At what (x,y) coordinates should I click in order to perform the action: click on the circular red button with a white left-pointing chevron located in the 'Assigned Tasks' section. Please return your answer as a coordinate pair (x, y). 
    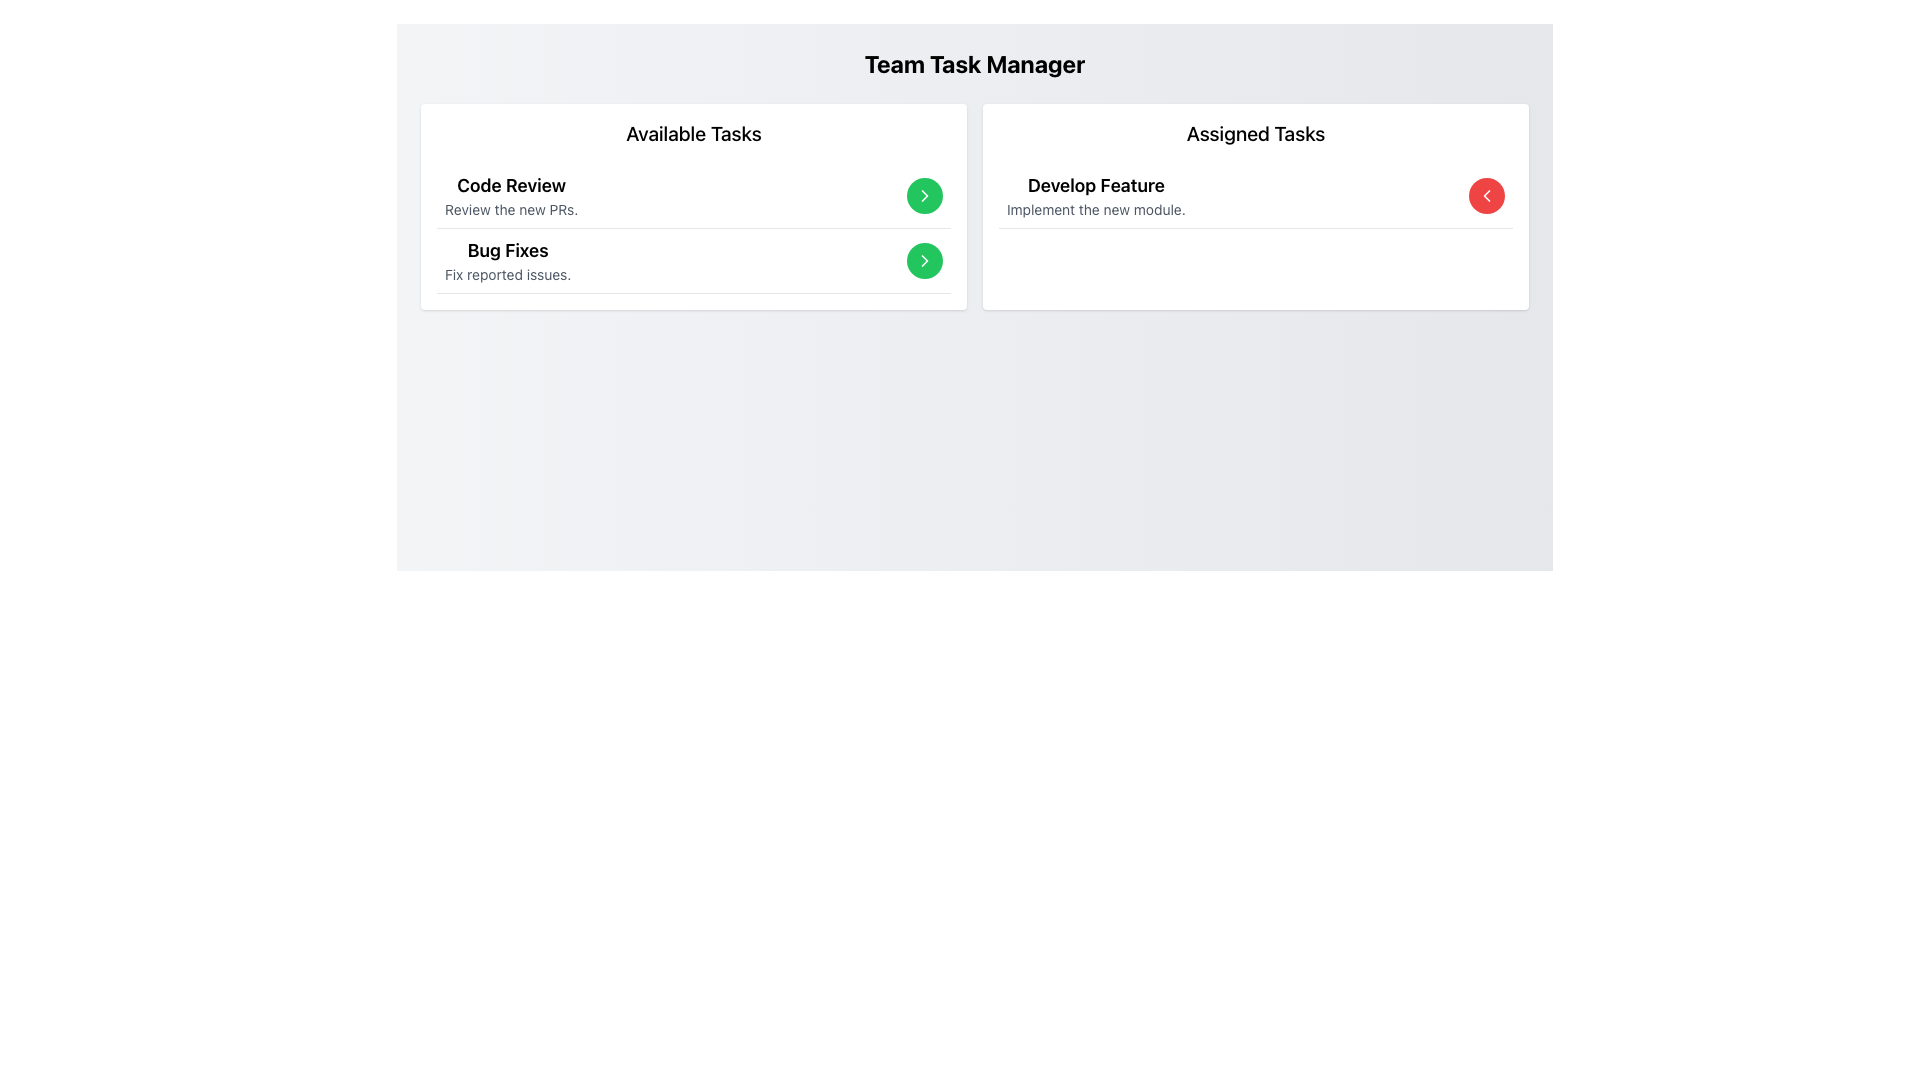
    Looking at the image, I should click on (1487, 196).